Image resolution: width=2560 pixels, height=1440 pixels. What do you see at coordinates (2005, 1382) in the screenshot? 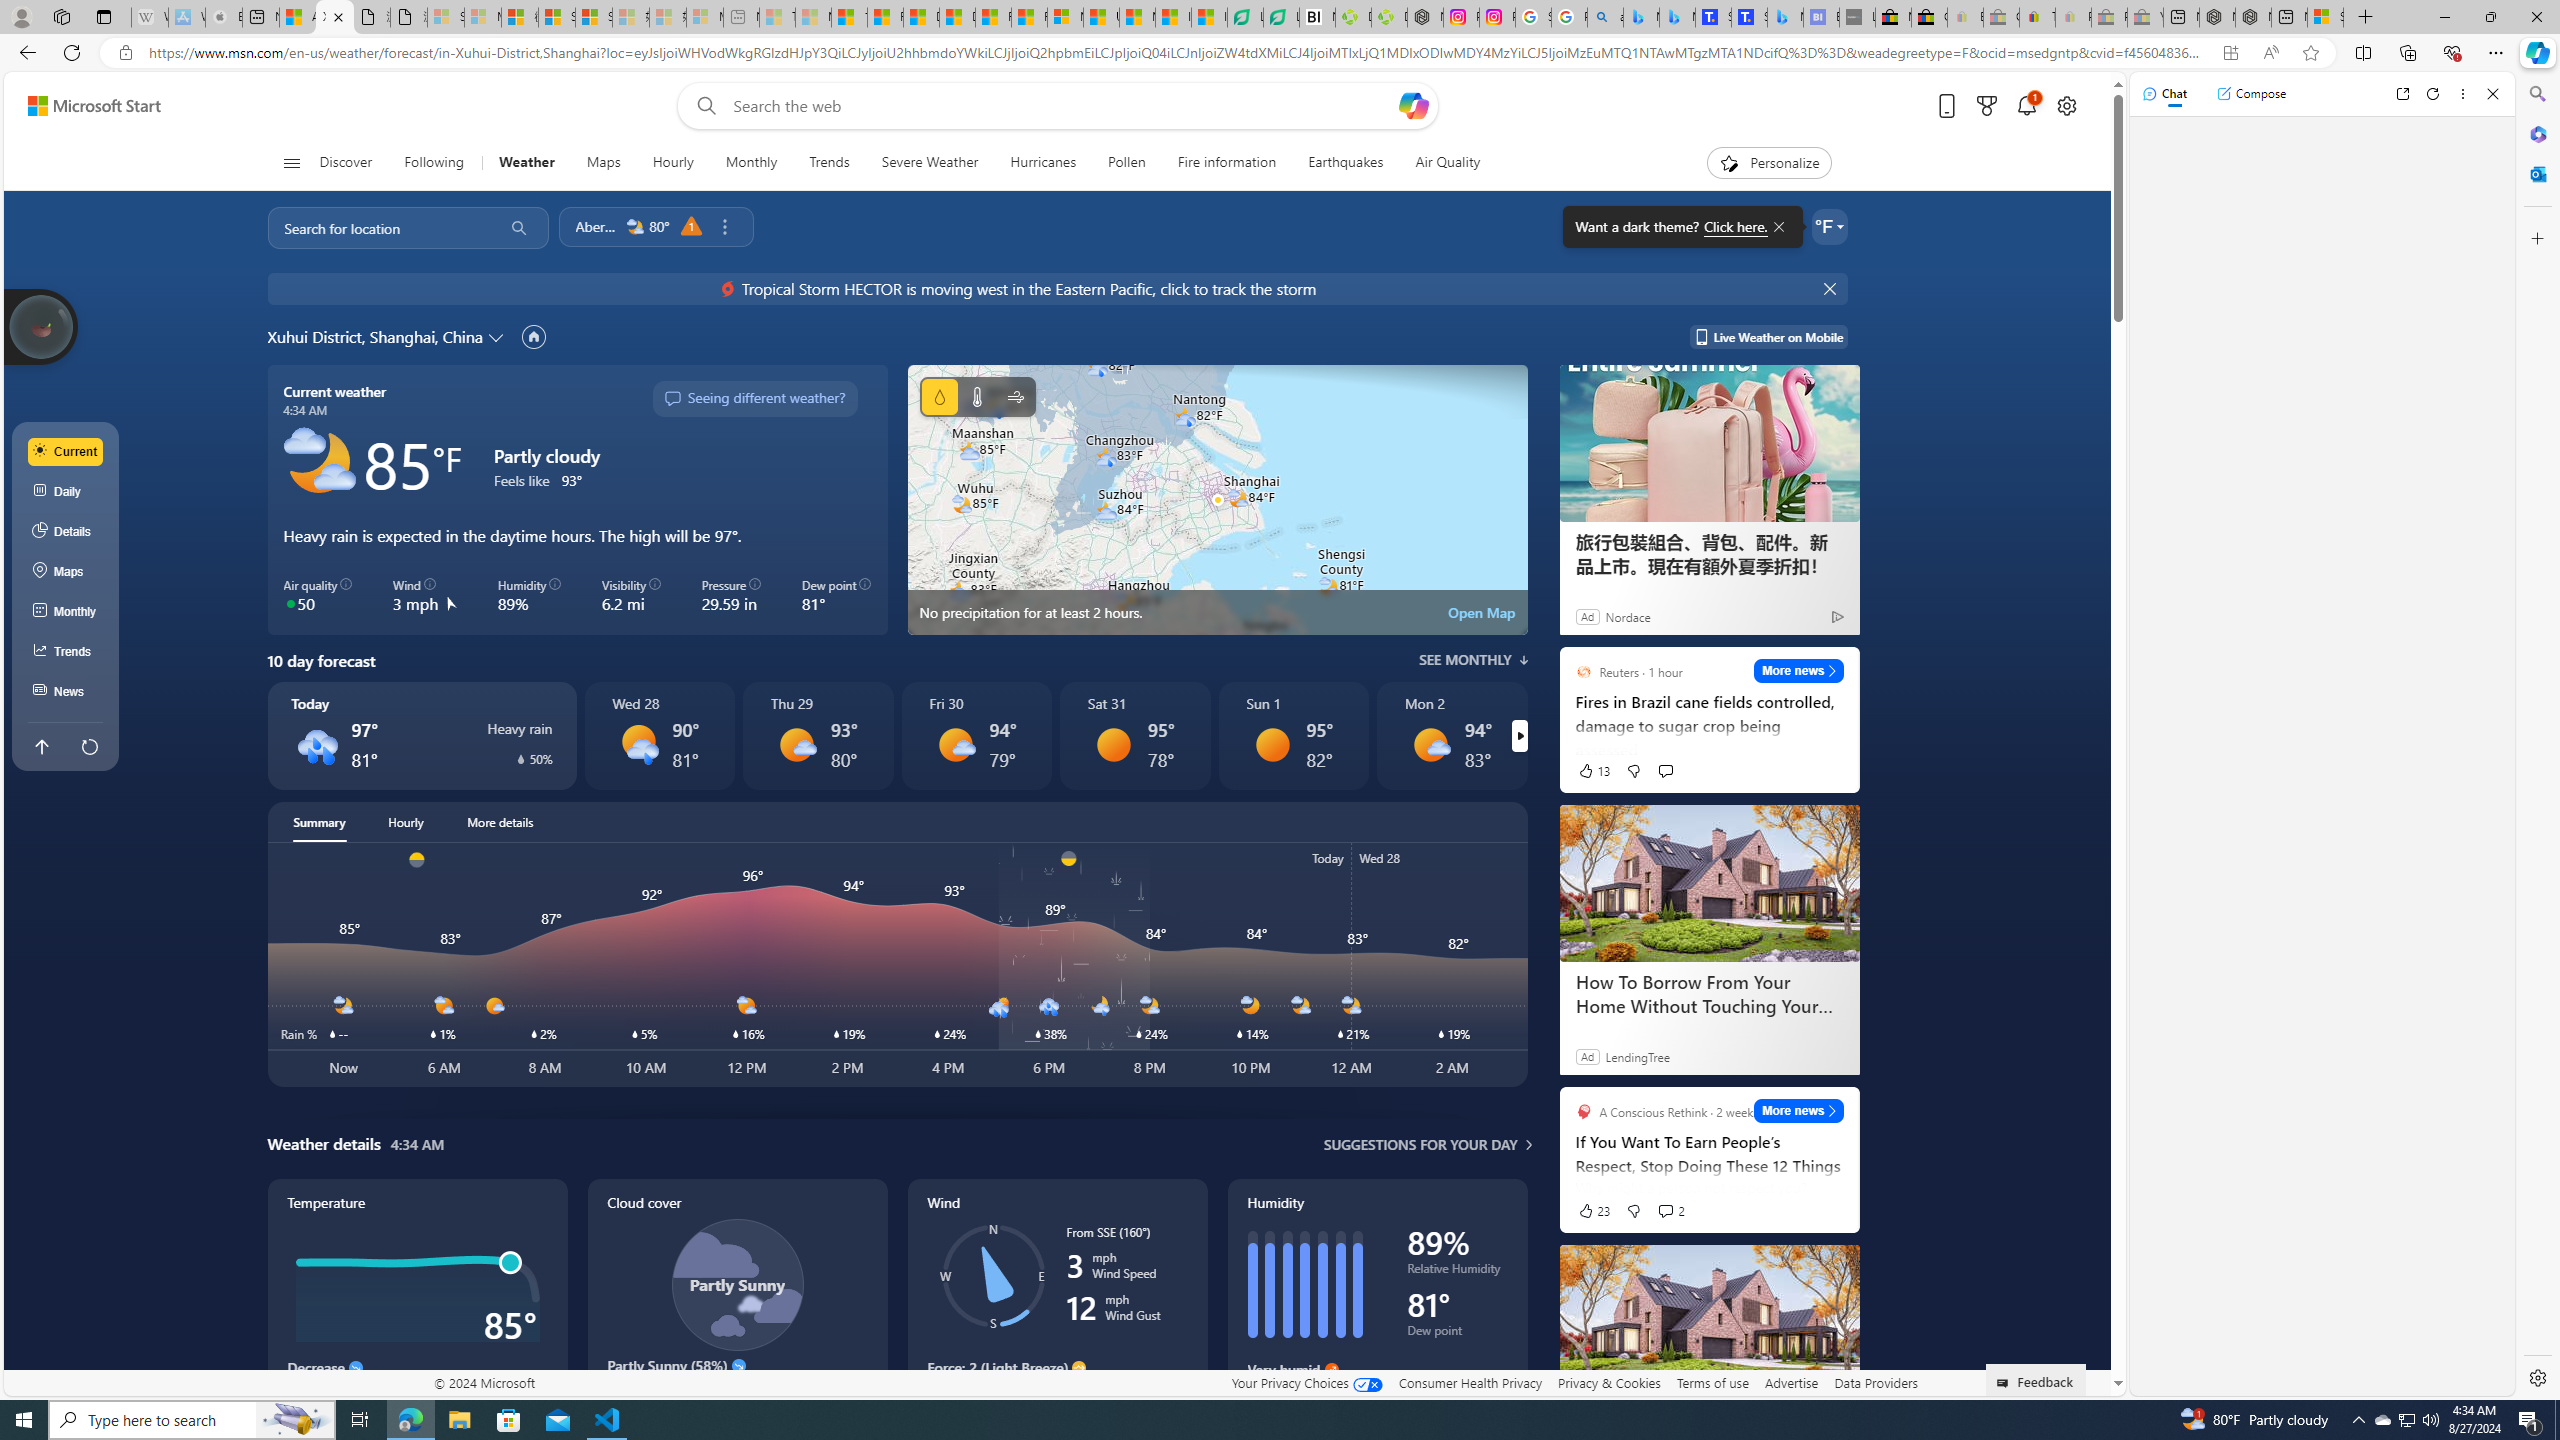
I see `'Class: feedback_link_icon-DS-EntryPoint1-1'` at bounding box center [2005, 1382].